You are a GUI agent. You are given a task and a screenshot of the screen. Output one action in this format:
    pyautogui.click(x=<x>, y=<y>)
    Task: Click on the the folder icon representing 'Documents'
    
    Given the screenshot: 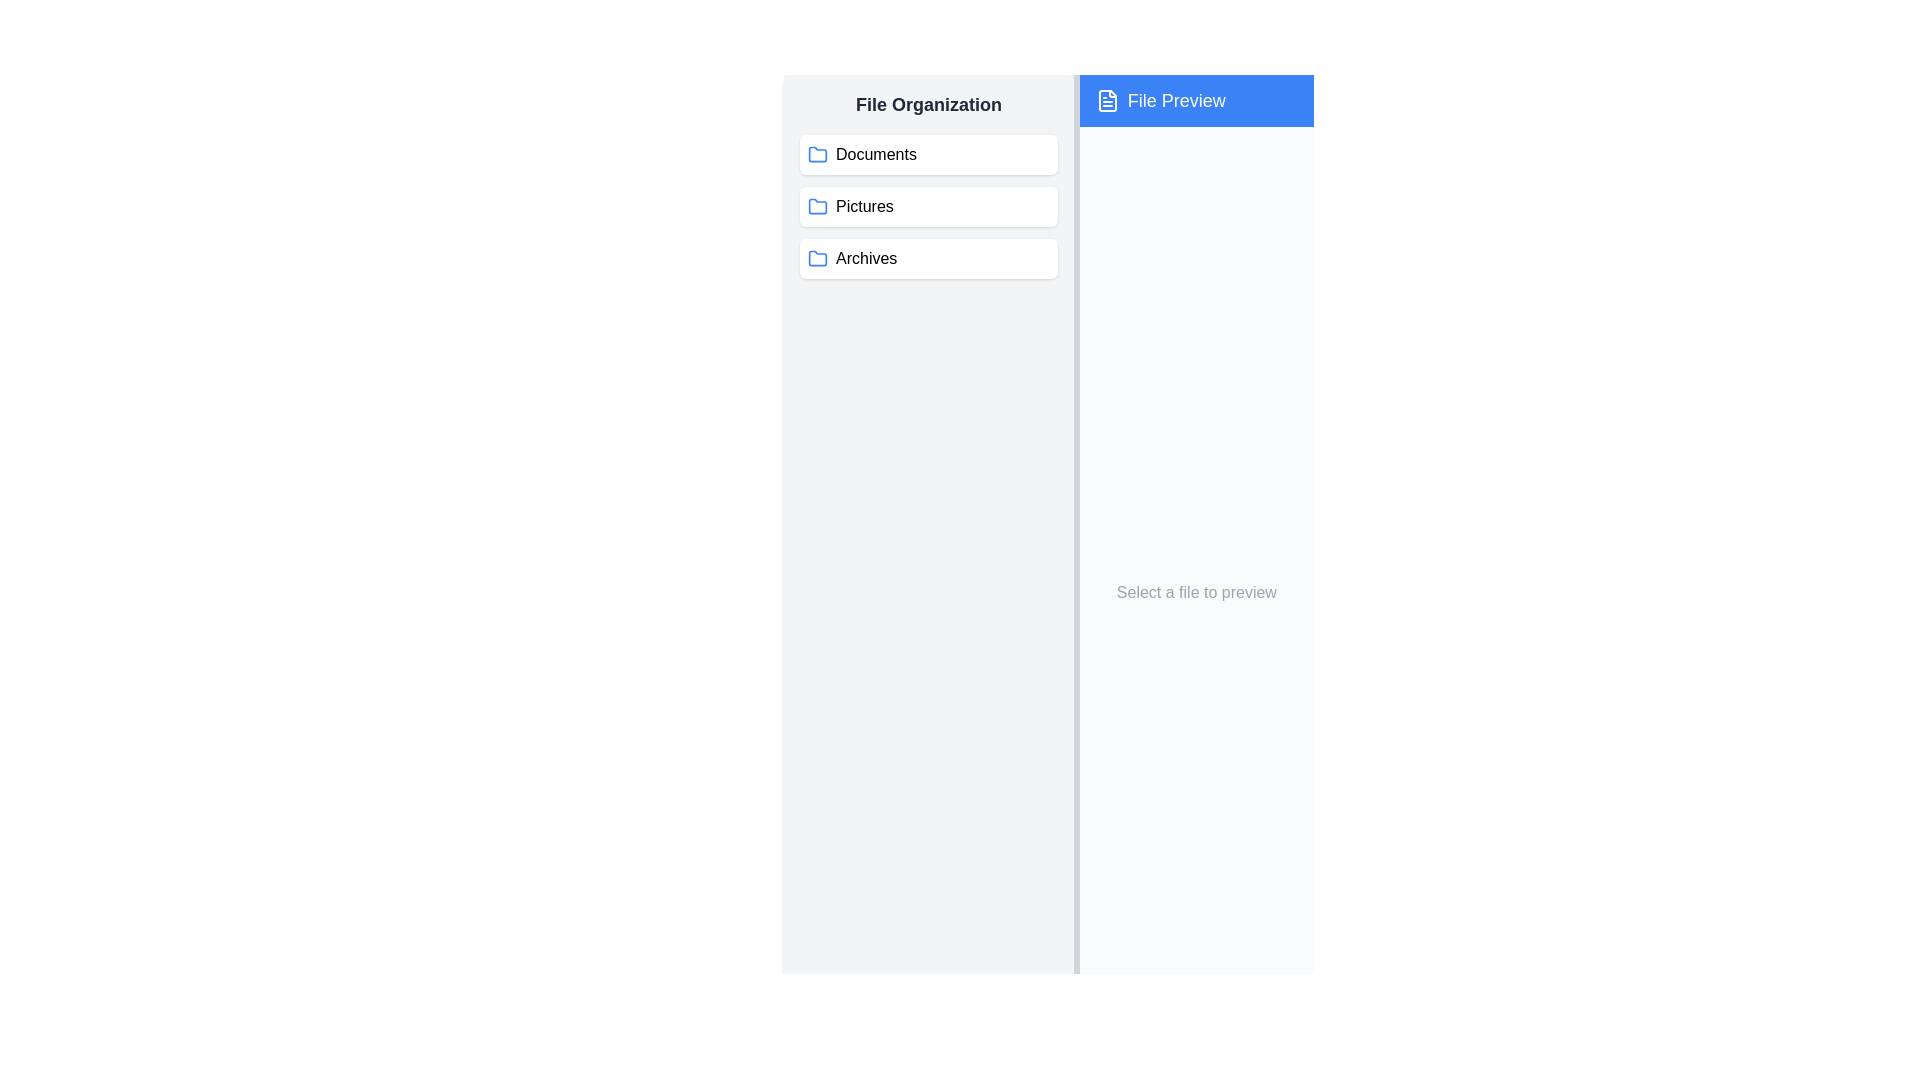 What is the action you would take?
    pyautogui.click(x=817, y=153)
    